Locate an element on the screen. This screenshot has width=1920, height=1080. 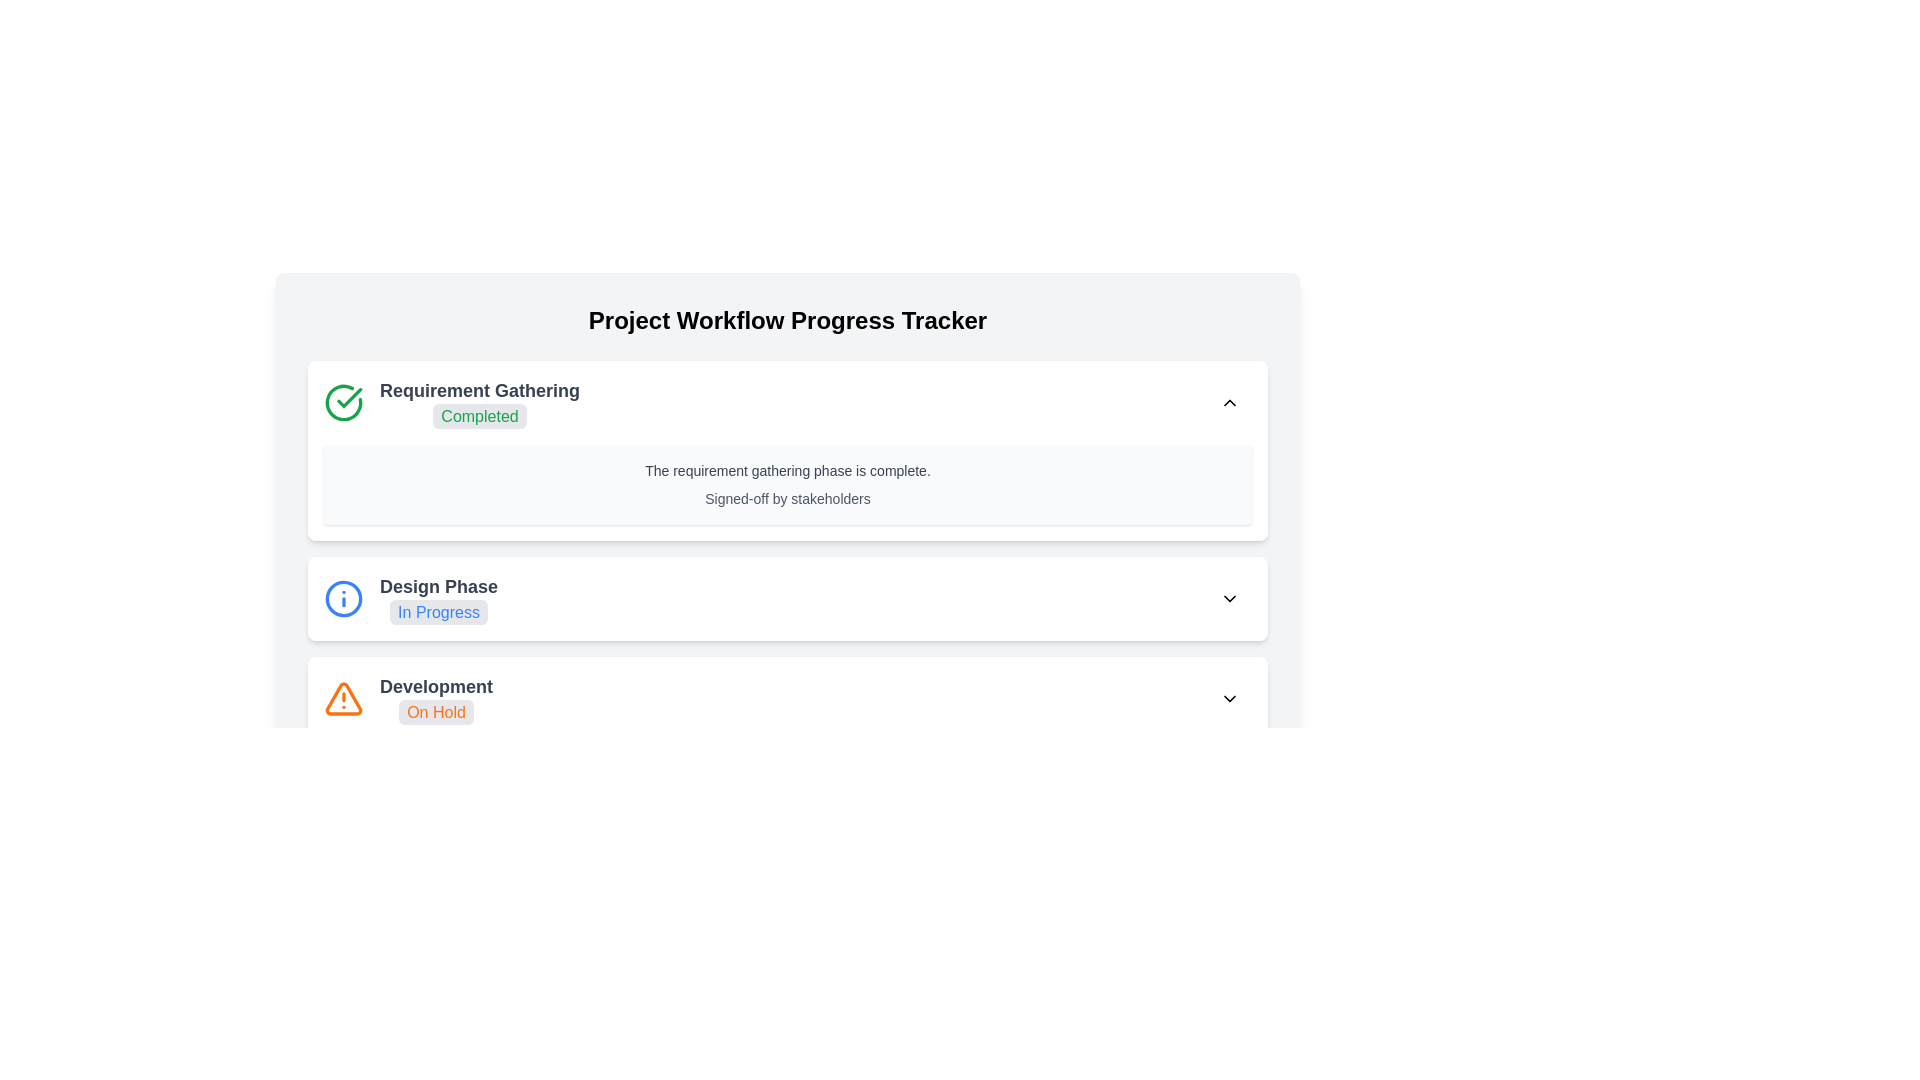
the completed status icon for the 'Requirement Gathering' workflow step, which is located on the left side of the section title is located at coordinates (349, 397).